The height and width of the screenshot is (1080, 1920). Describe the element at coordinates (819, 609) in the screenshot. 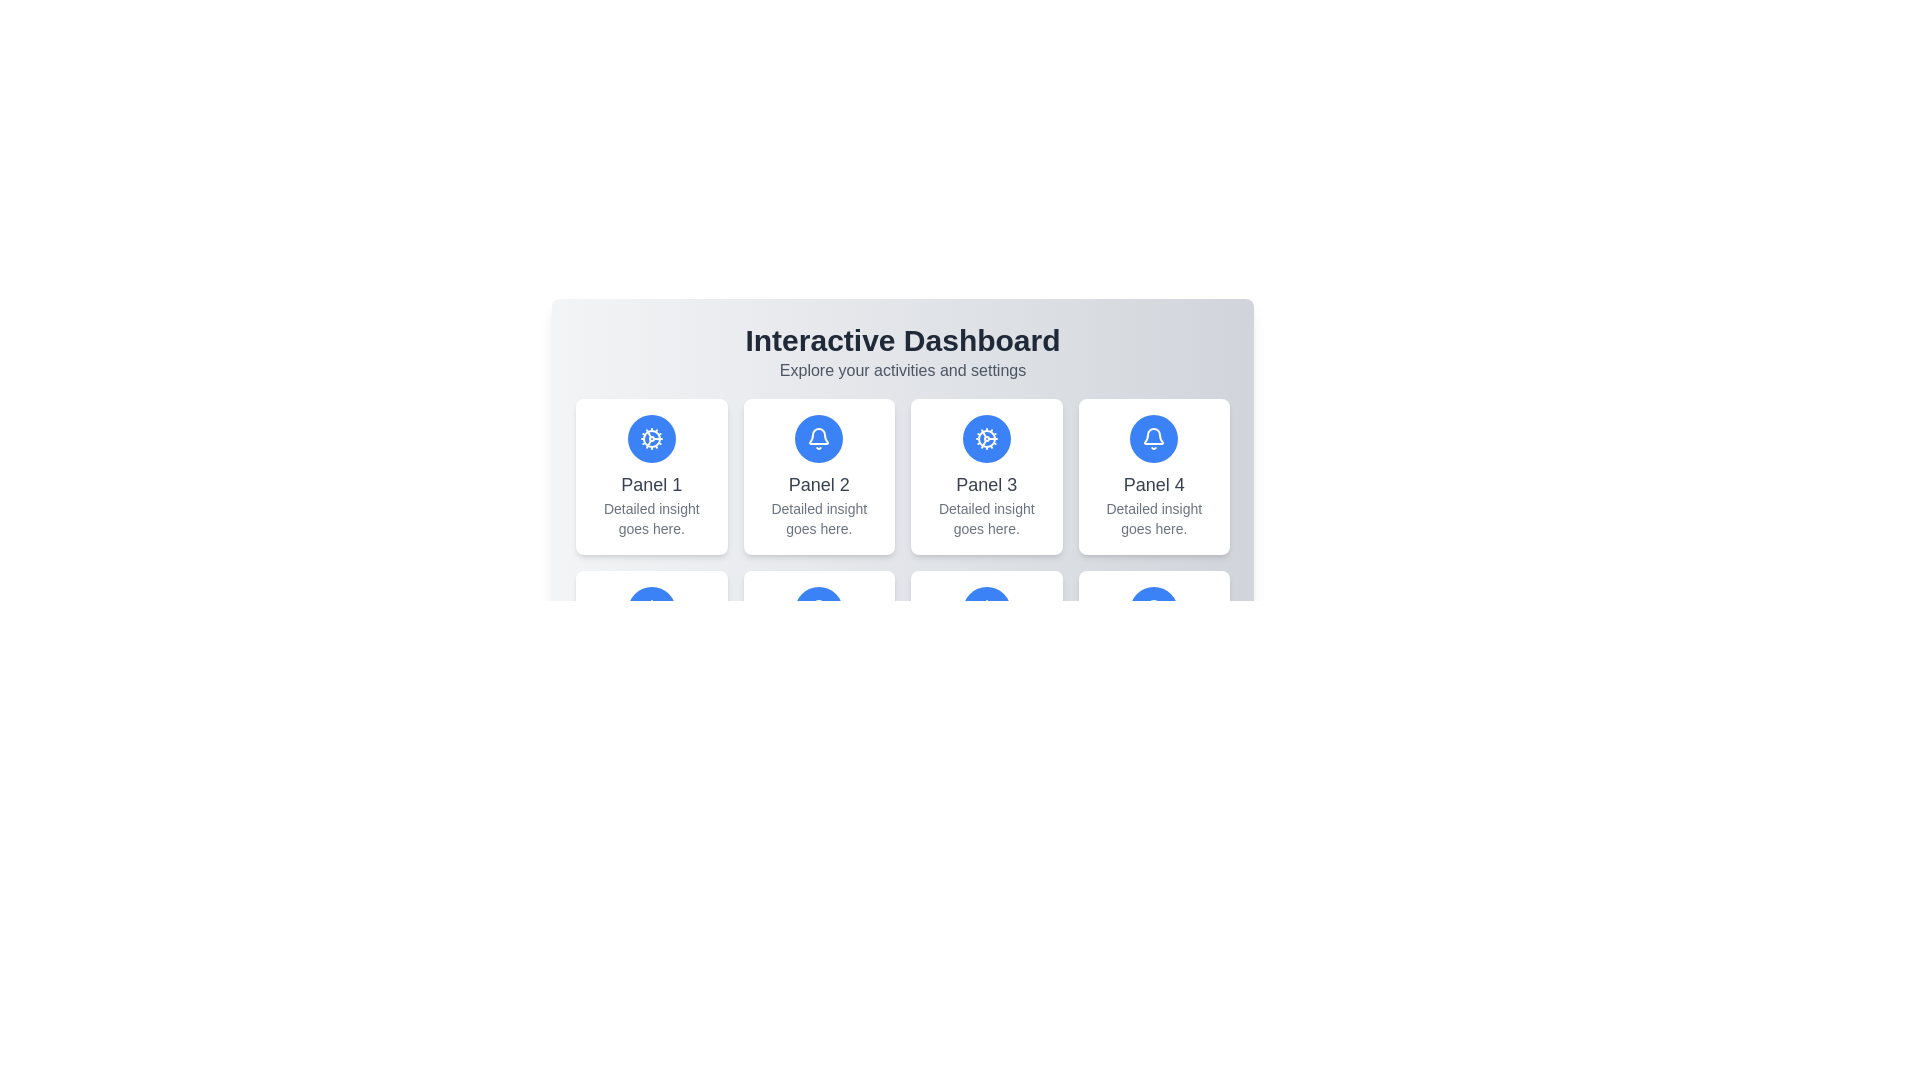

I see `the notification icon located in the blue circular section atop the second panel of the first row in the dashboard layout` at that location.